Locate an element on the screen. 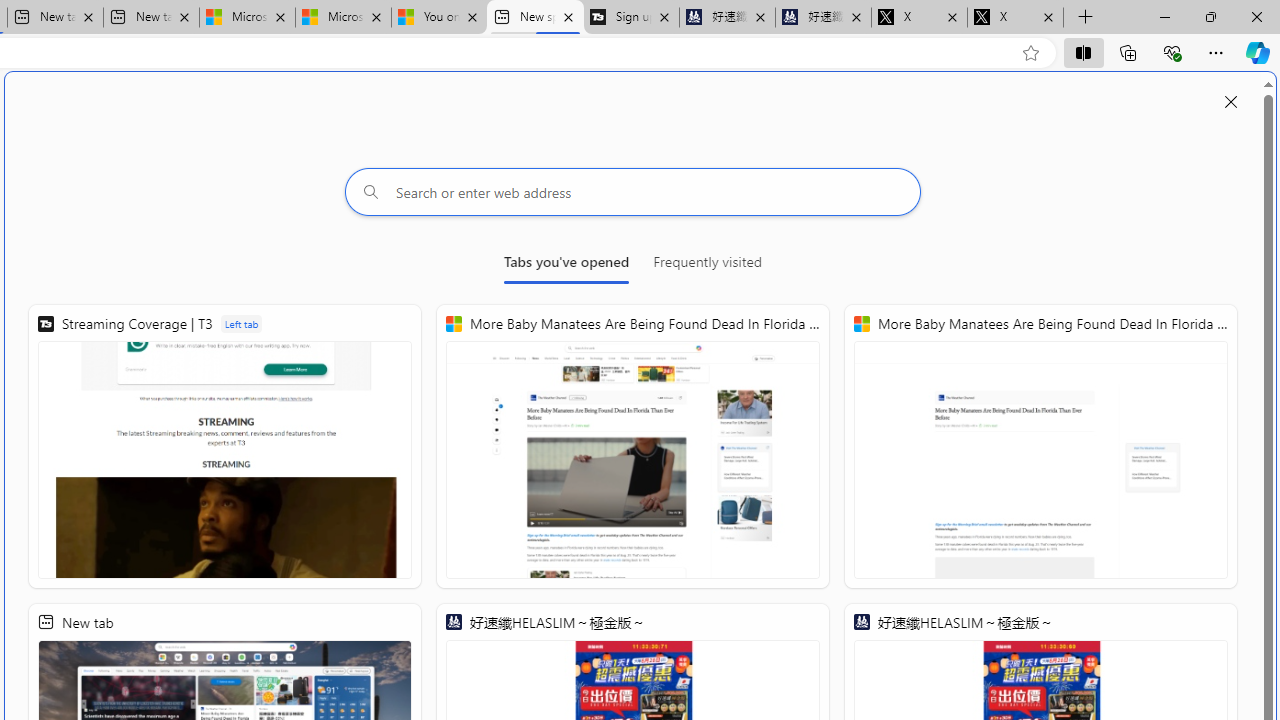  'Search or enter web address' is located at coordinates (632, 191).